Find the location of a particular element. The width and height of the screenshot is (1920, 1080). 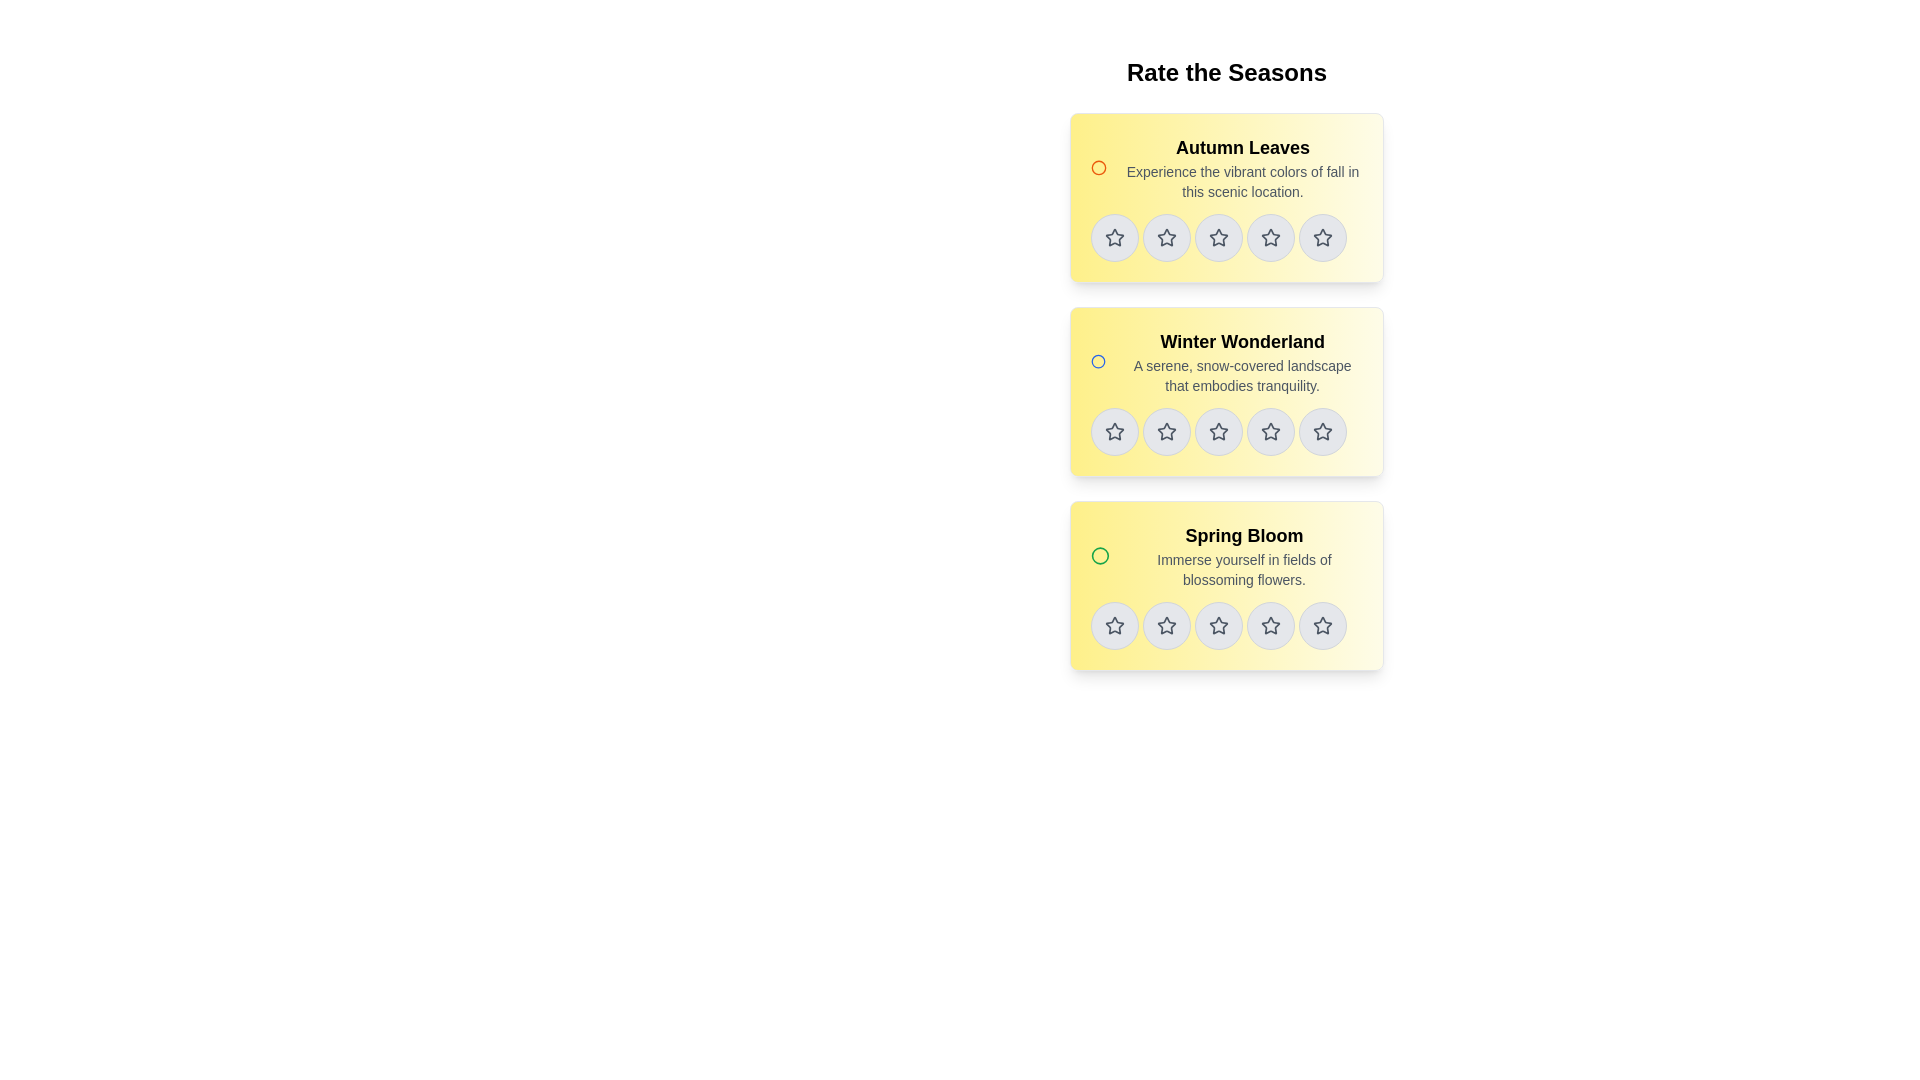

the fourth circular button with a dark gray outlined star icon is located at coordinates (1270, 237).